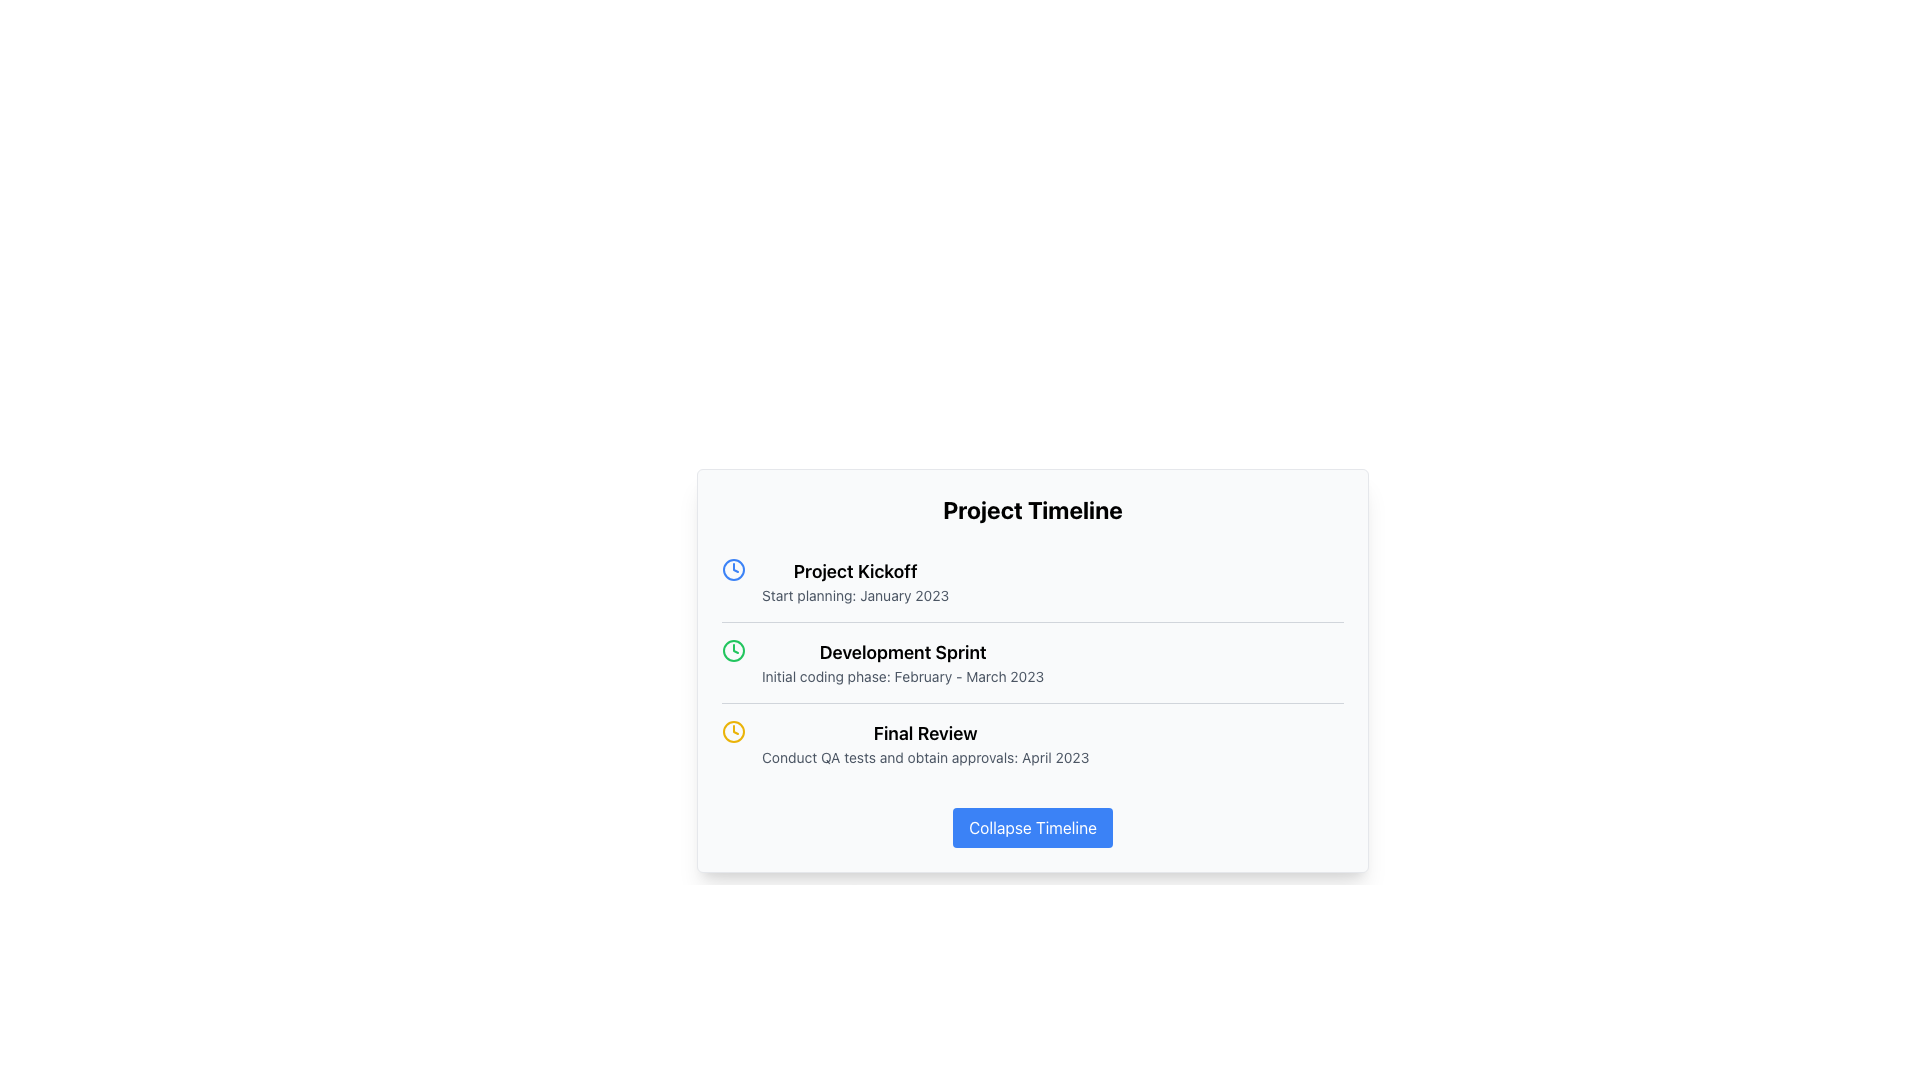 This screenshot has width=1920, height=1080. I want to click on the second project phase item in the vertically stacked list, which provides a title and description of the phase, located between 'Project Kickoff' and 'Final Review', so click(1032, 662).